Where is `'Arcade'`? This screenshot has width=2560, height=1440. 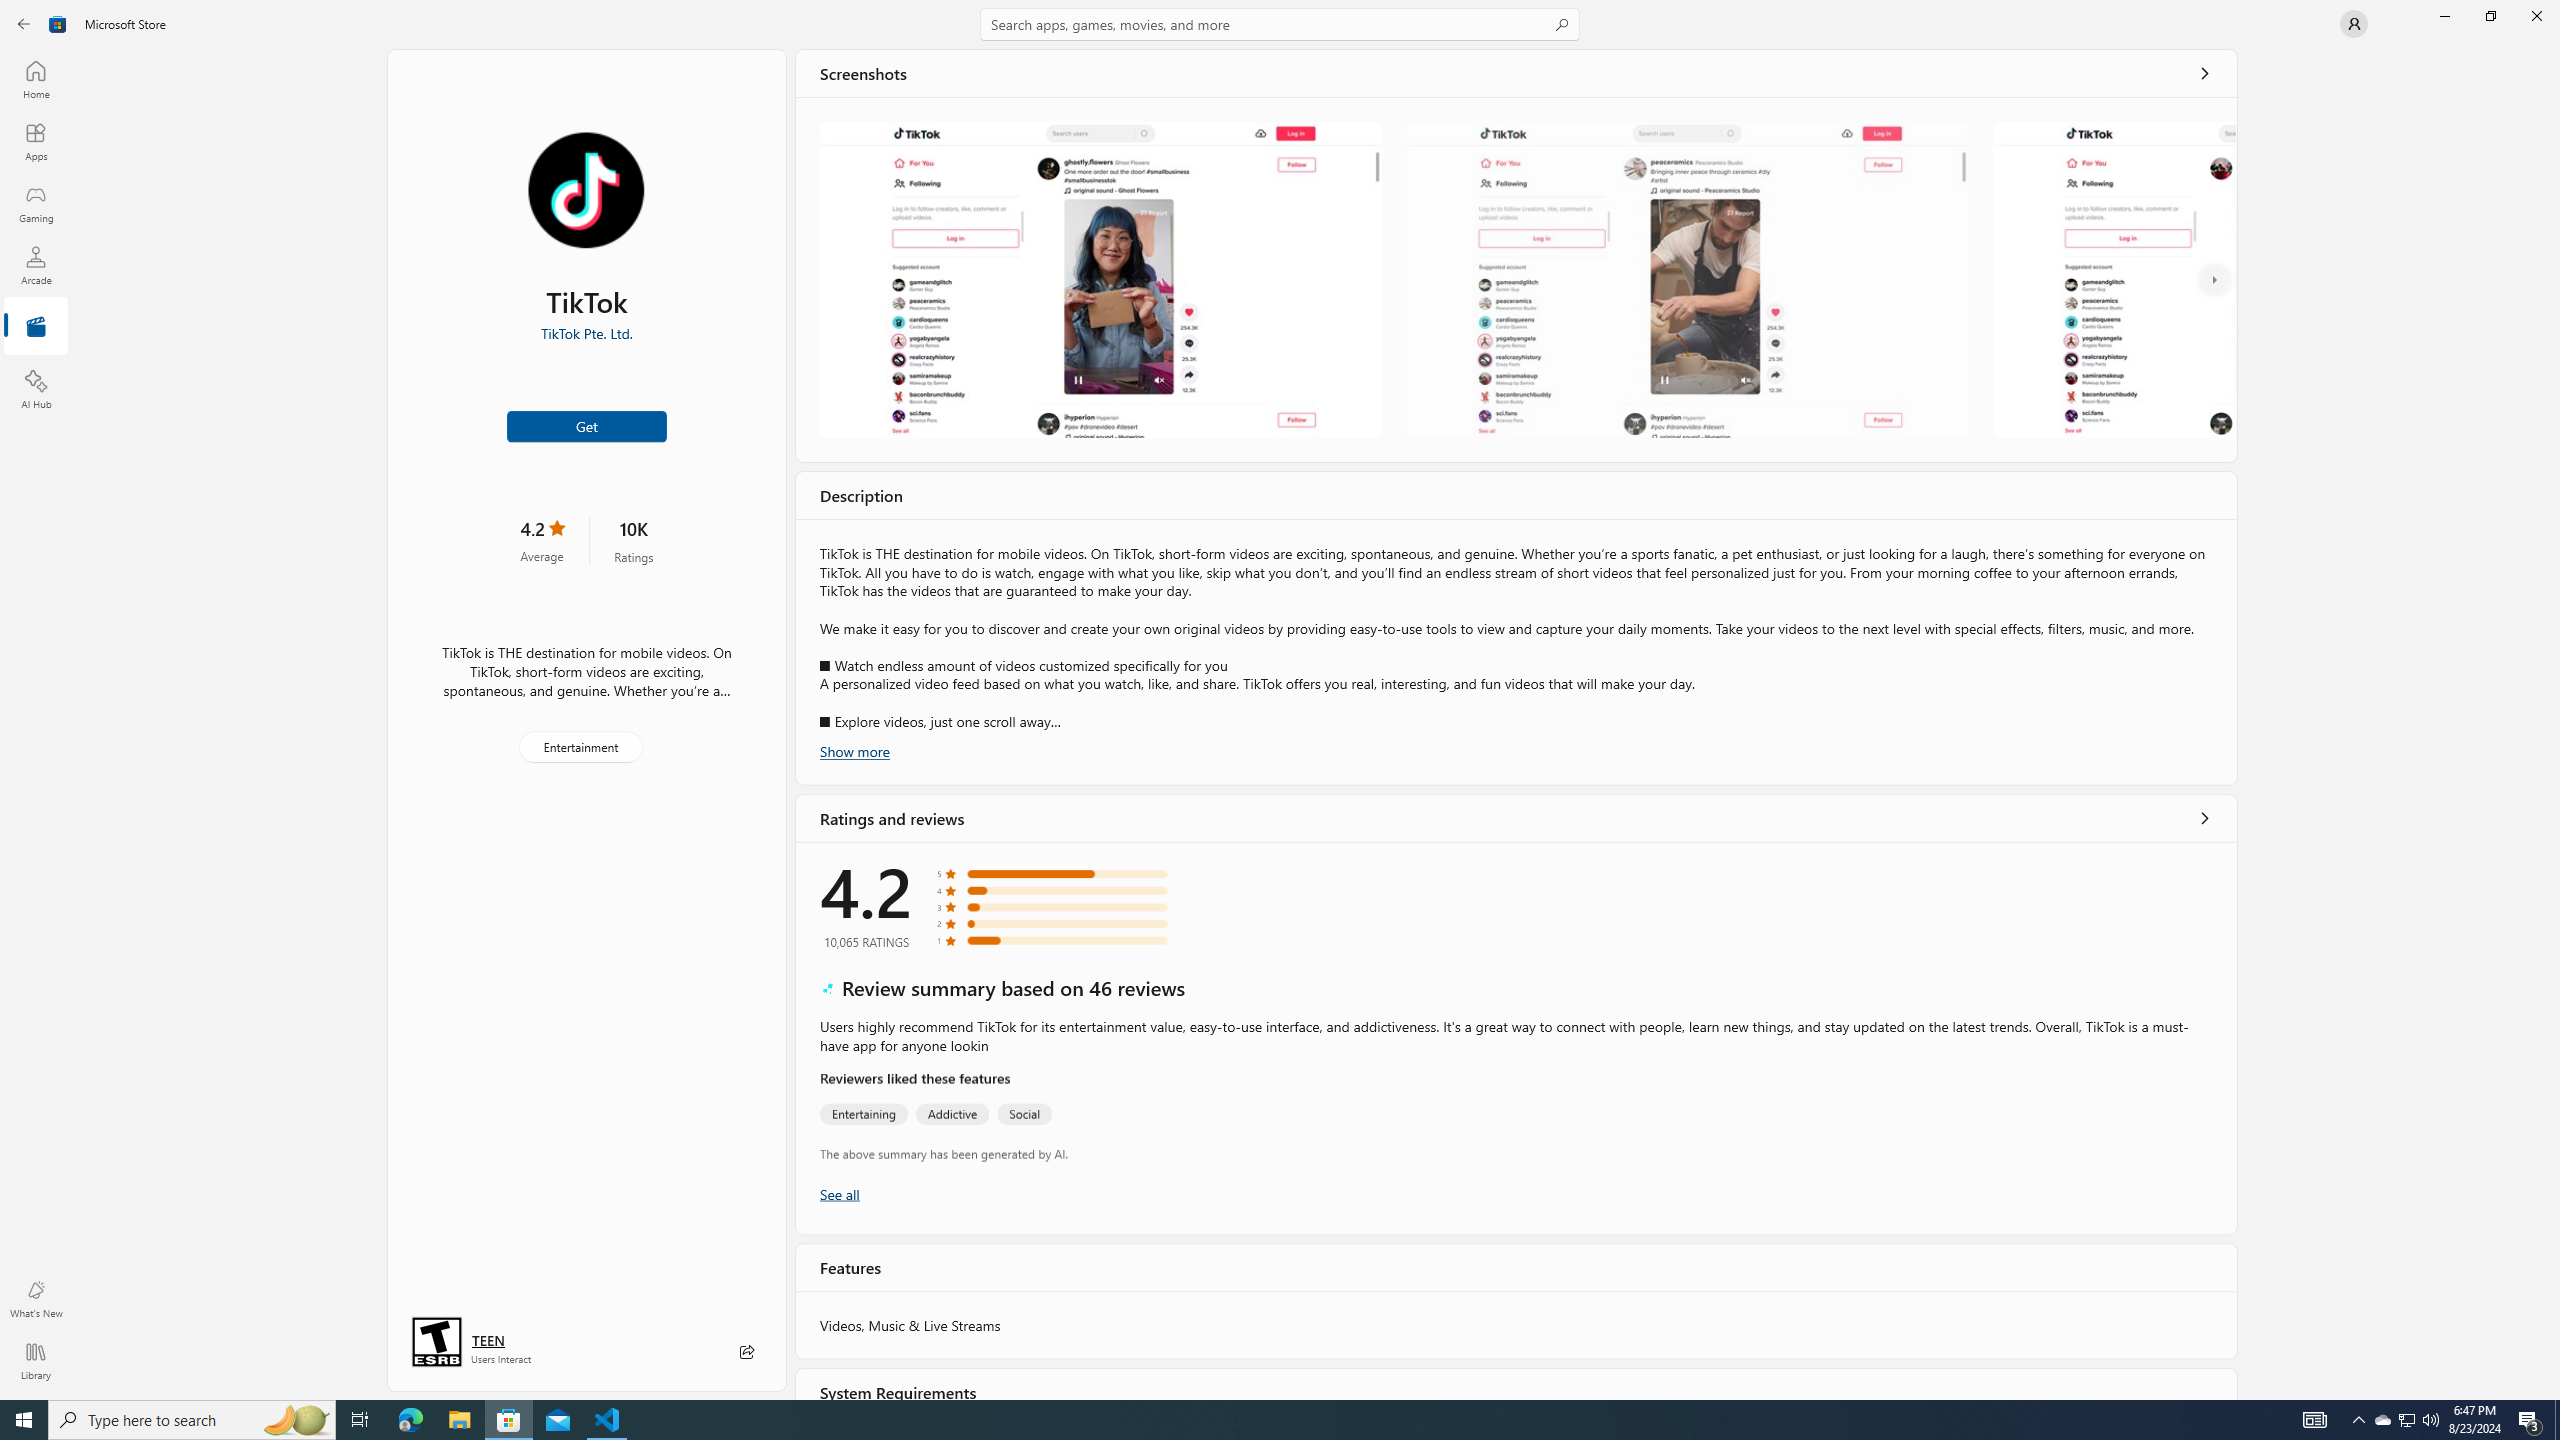
'Arcade' is located at coordinates (34, 264).